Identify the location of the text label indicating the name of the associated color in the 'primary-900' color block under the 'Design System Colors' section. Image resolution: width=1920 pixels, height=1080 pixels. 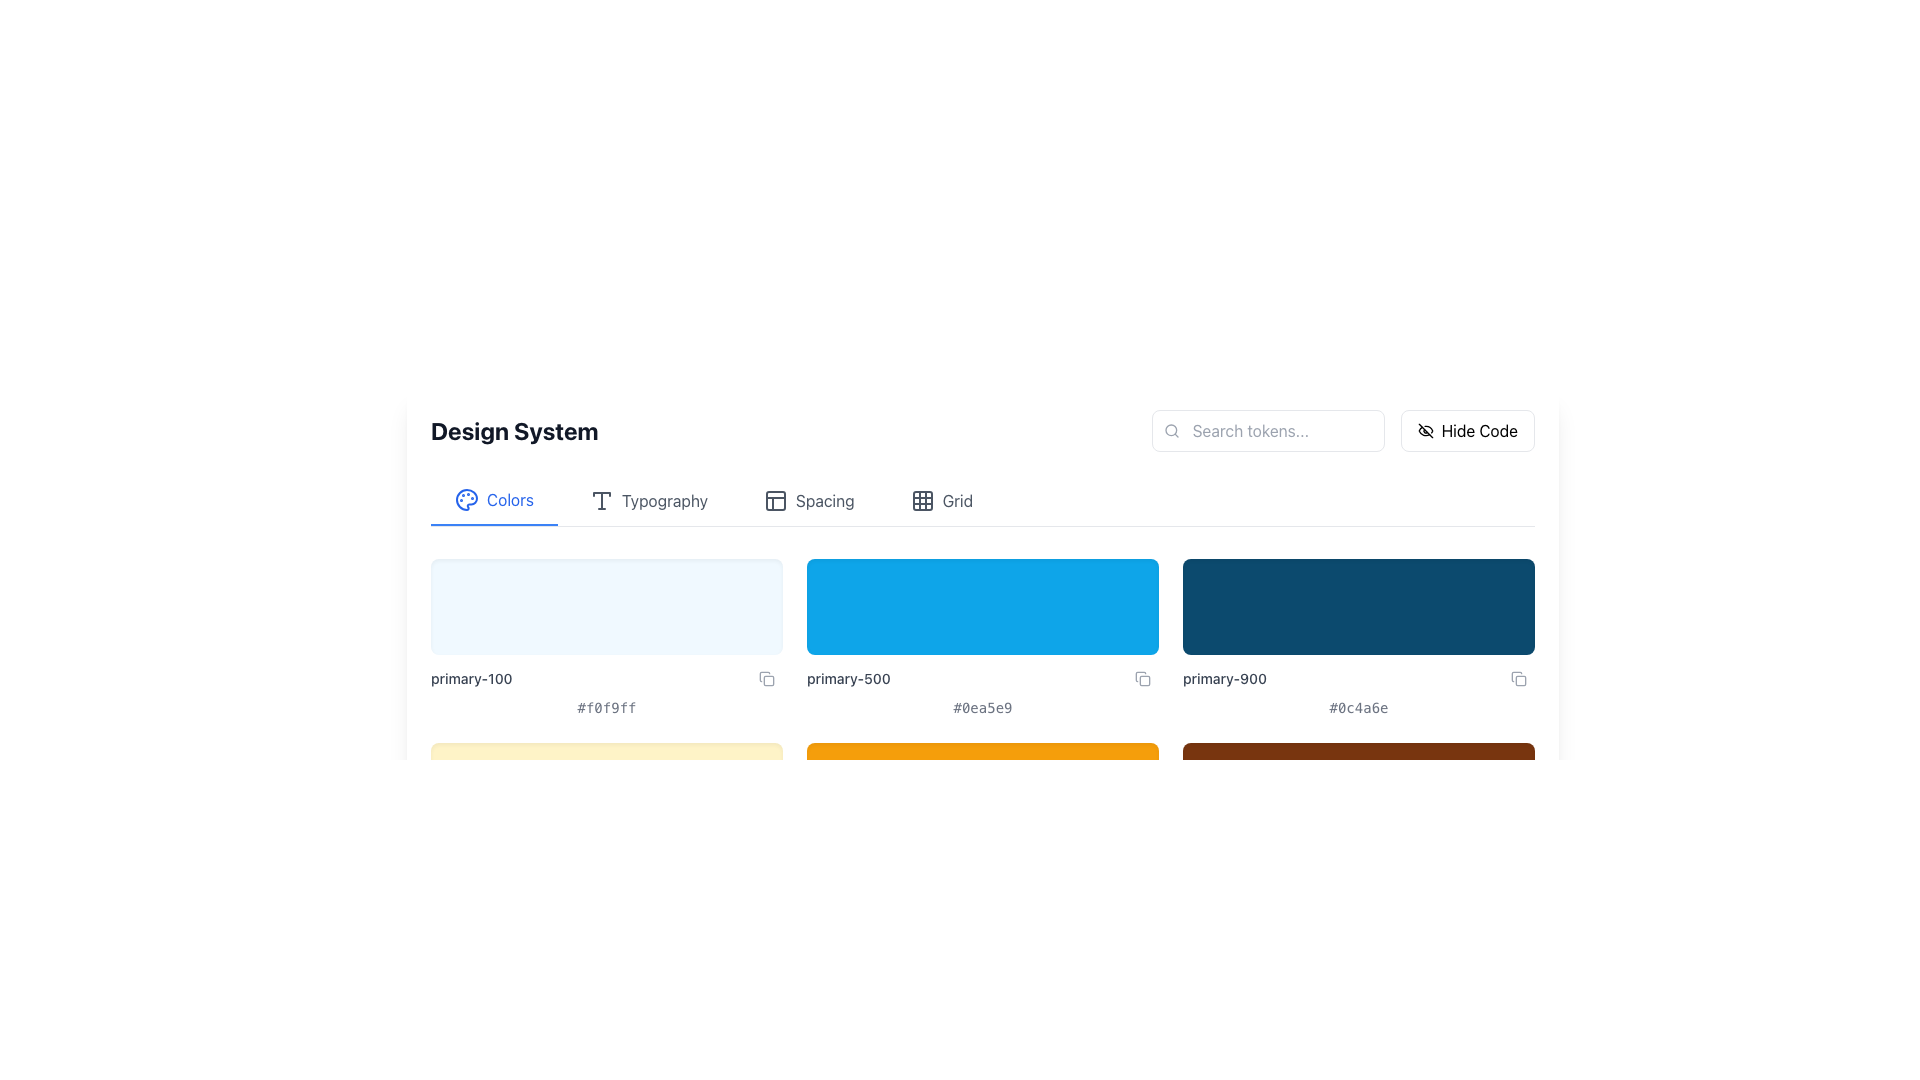
(1223, 677).